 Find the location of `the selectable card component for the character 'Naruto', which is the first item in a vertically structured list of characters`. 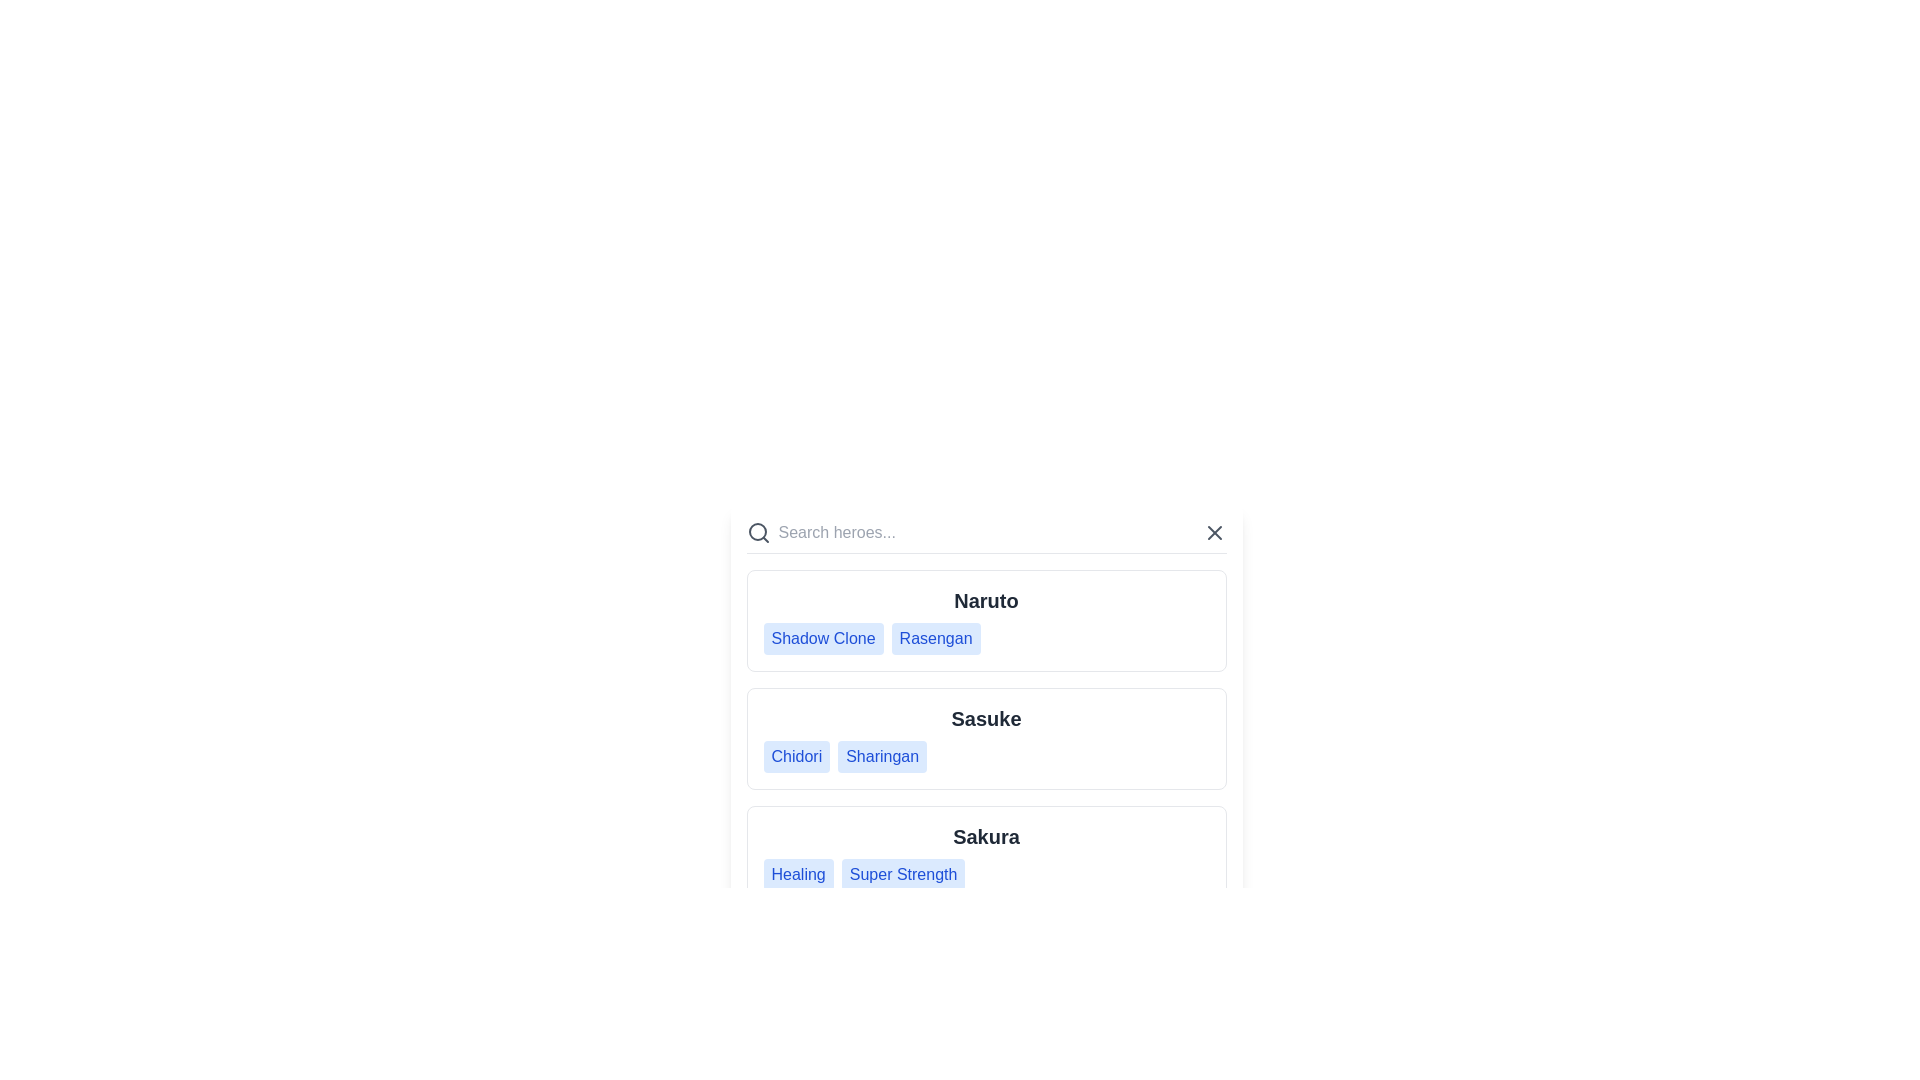

the selectable card component for the character 'Naruto', which is the first item in a vertically structured list of characters is located at coordinates (986, 620).